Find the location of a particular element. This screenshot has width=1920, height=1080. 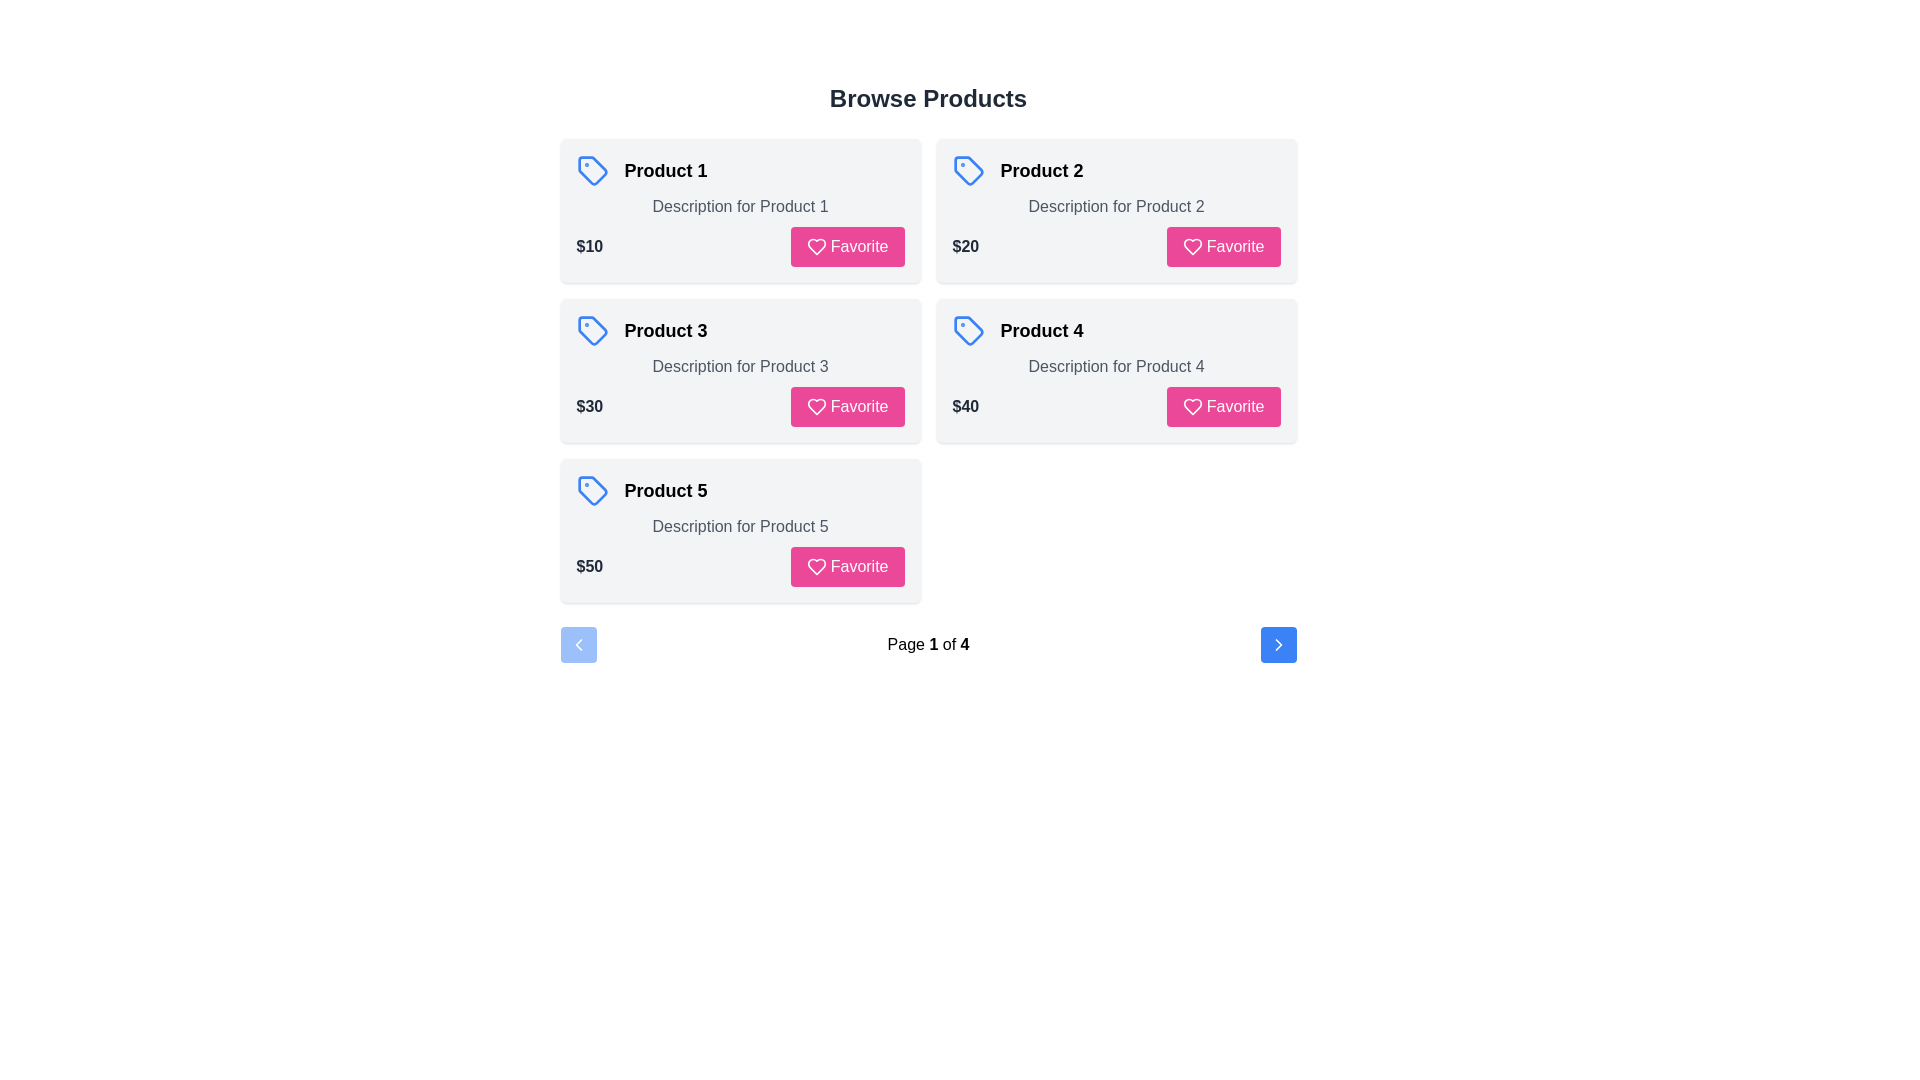

the product category icon located in the second row of product cards, adjacent to the text 'Product 3', above the price and the pink 'Favorite' button is located at coordinates (591, 330).